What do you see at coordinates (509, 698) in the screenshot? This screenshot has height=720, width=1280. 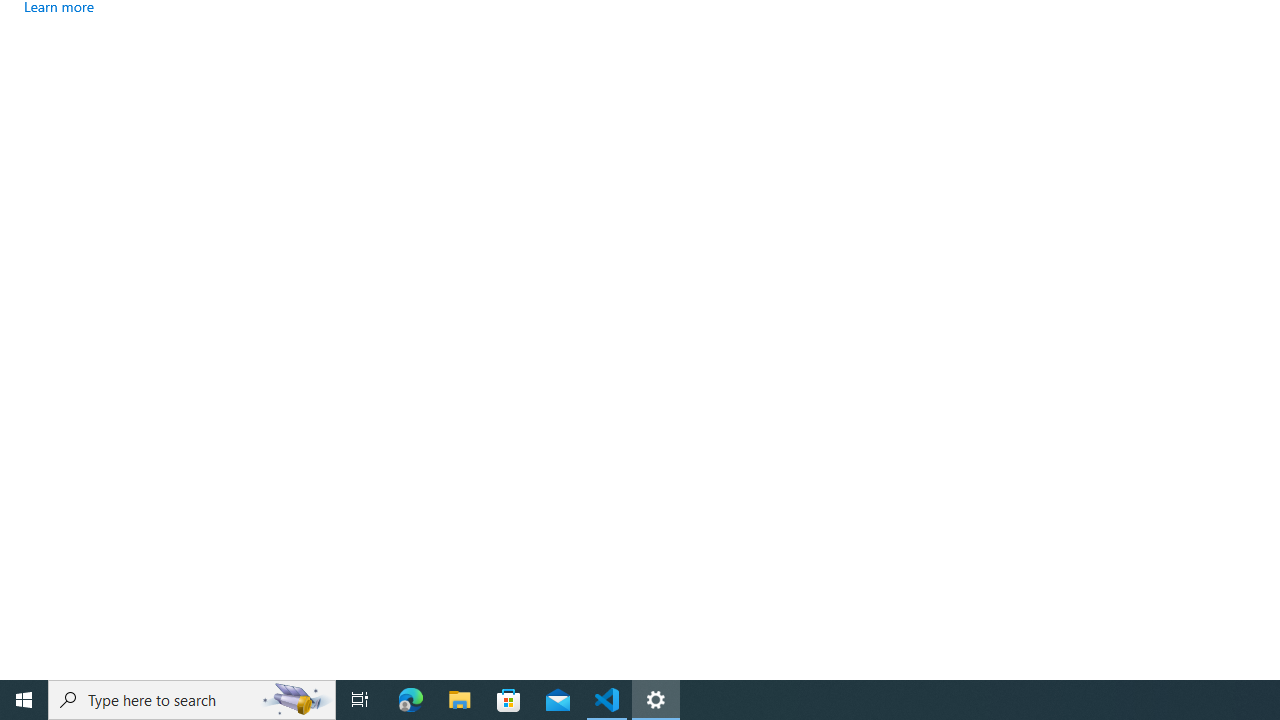 I see `'Microsoft Store'` at bounding box center [509, 698].